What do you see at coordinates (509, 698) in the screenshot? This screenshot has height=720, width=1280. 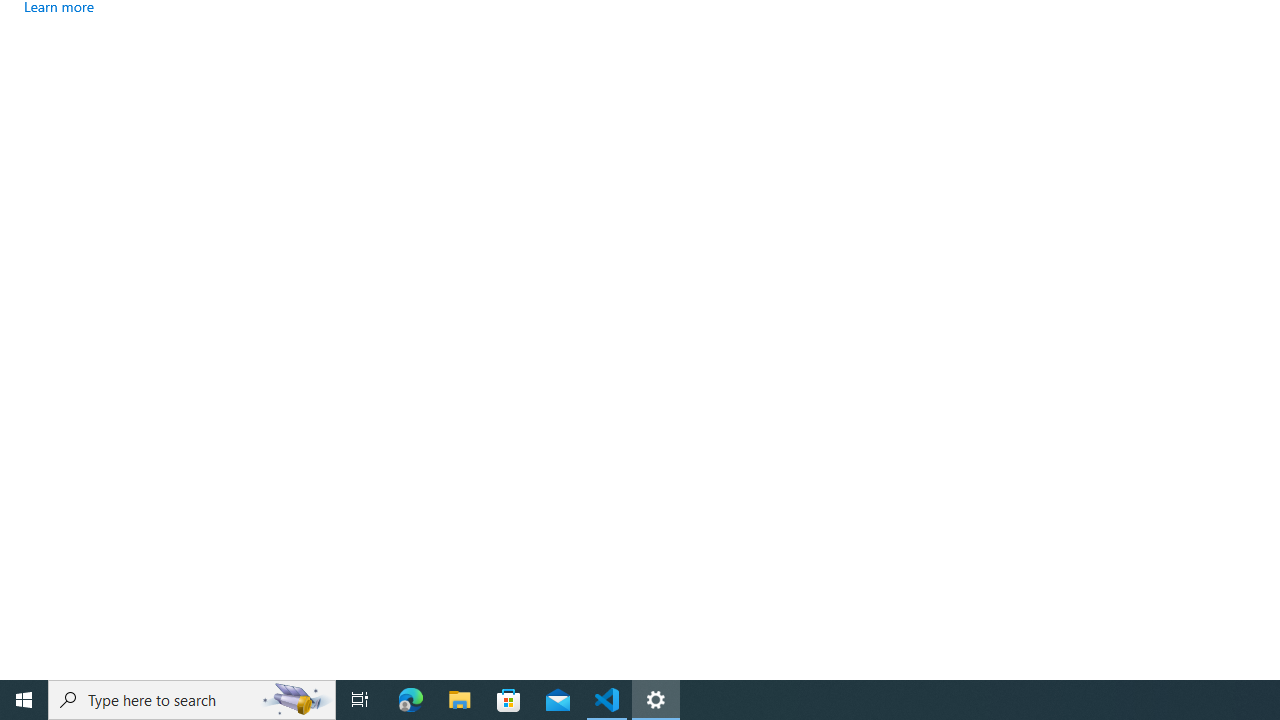 I see `'Microsoft Store'` at bounding box center [509, 698].